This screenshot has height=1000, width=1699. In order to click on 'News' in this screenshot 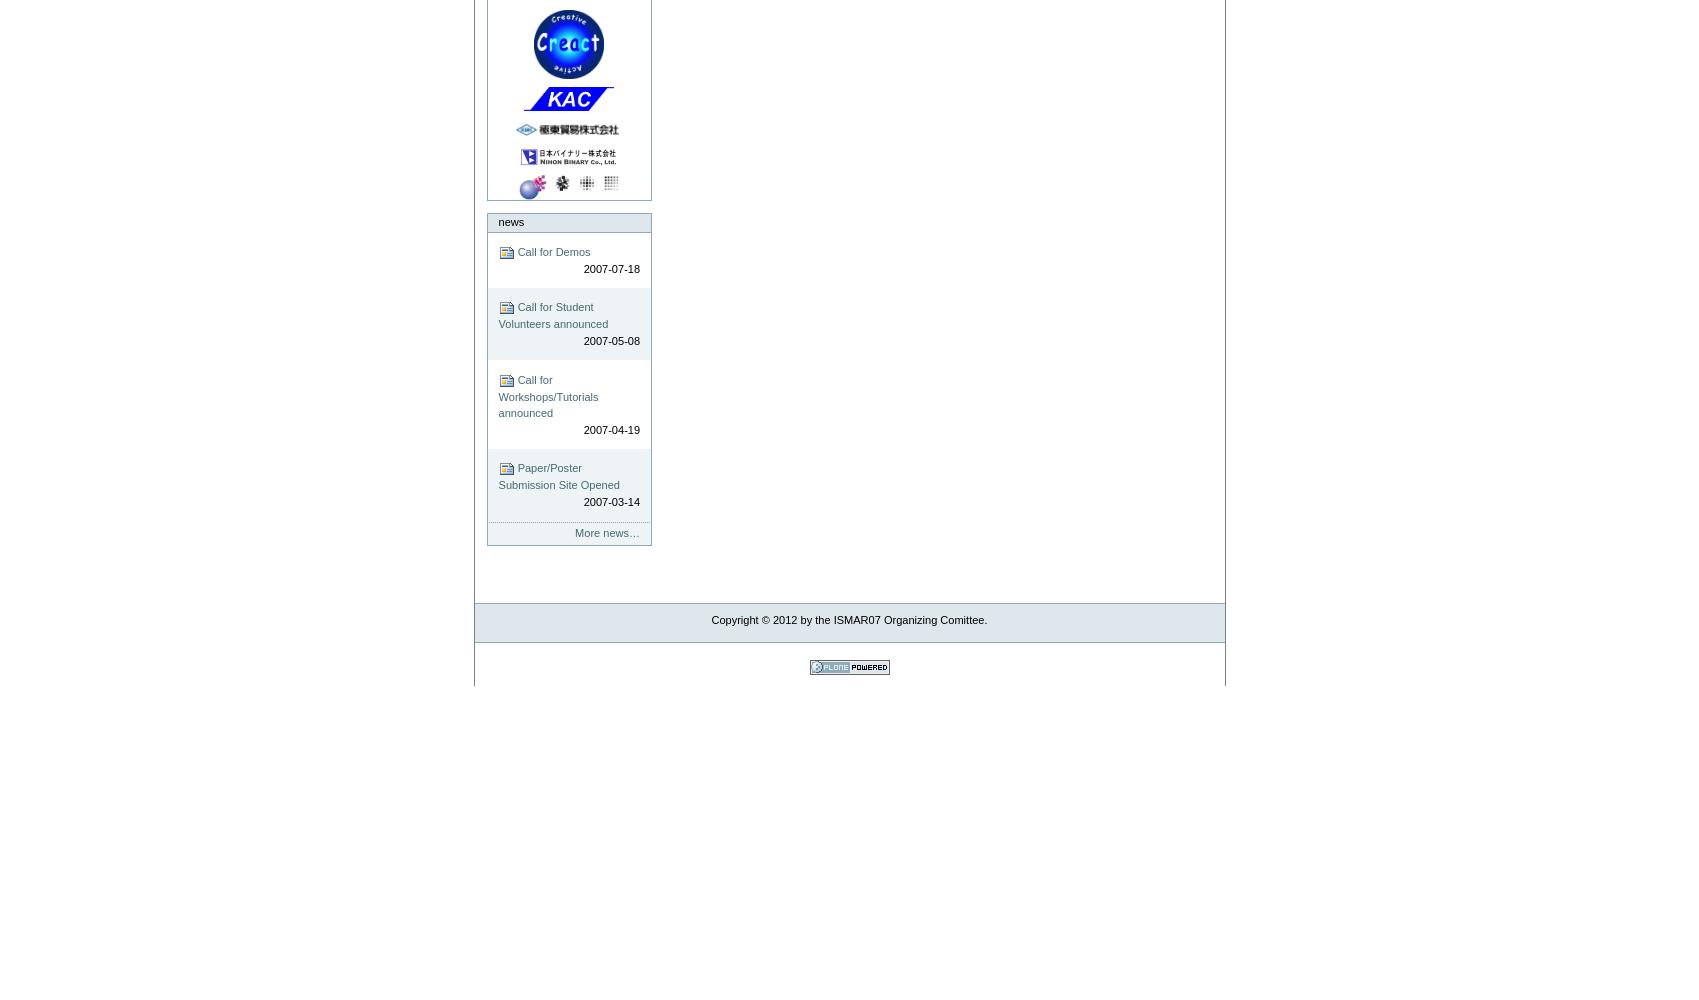, I will do `click(510, 220)`.